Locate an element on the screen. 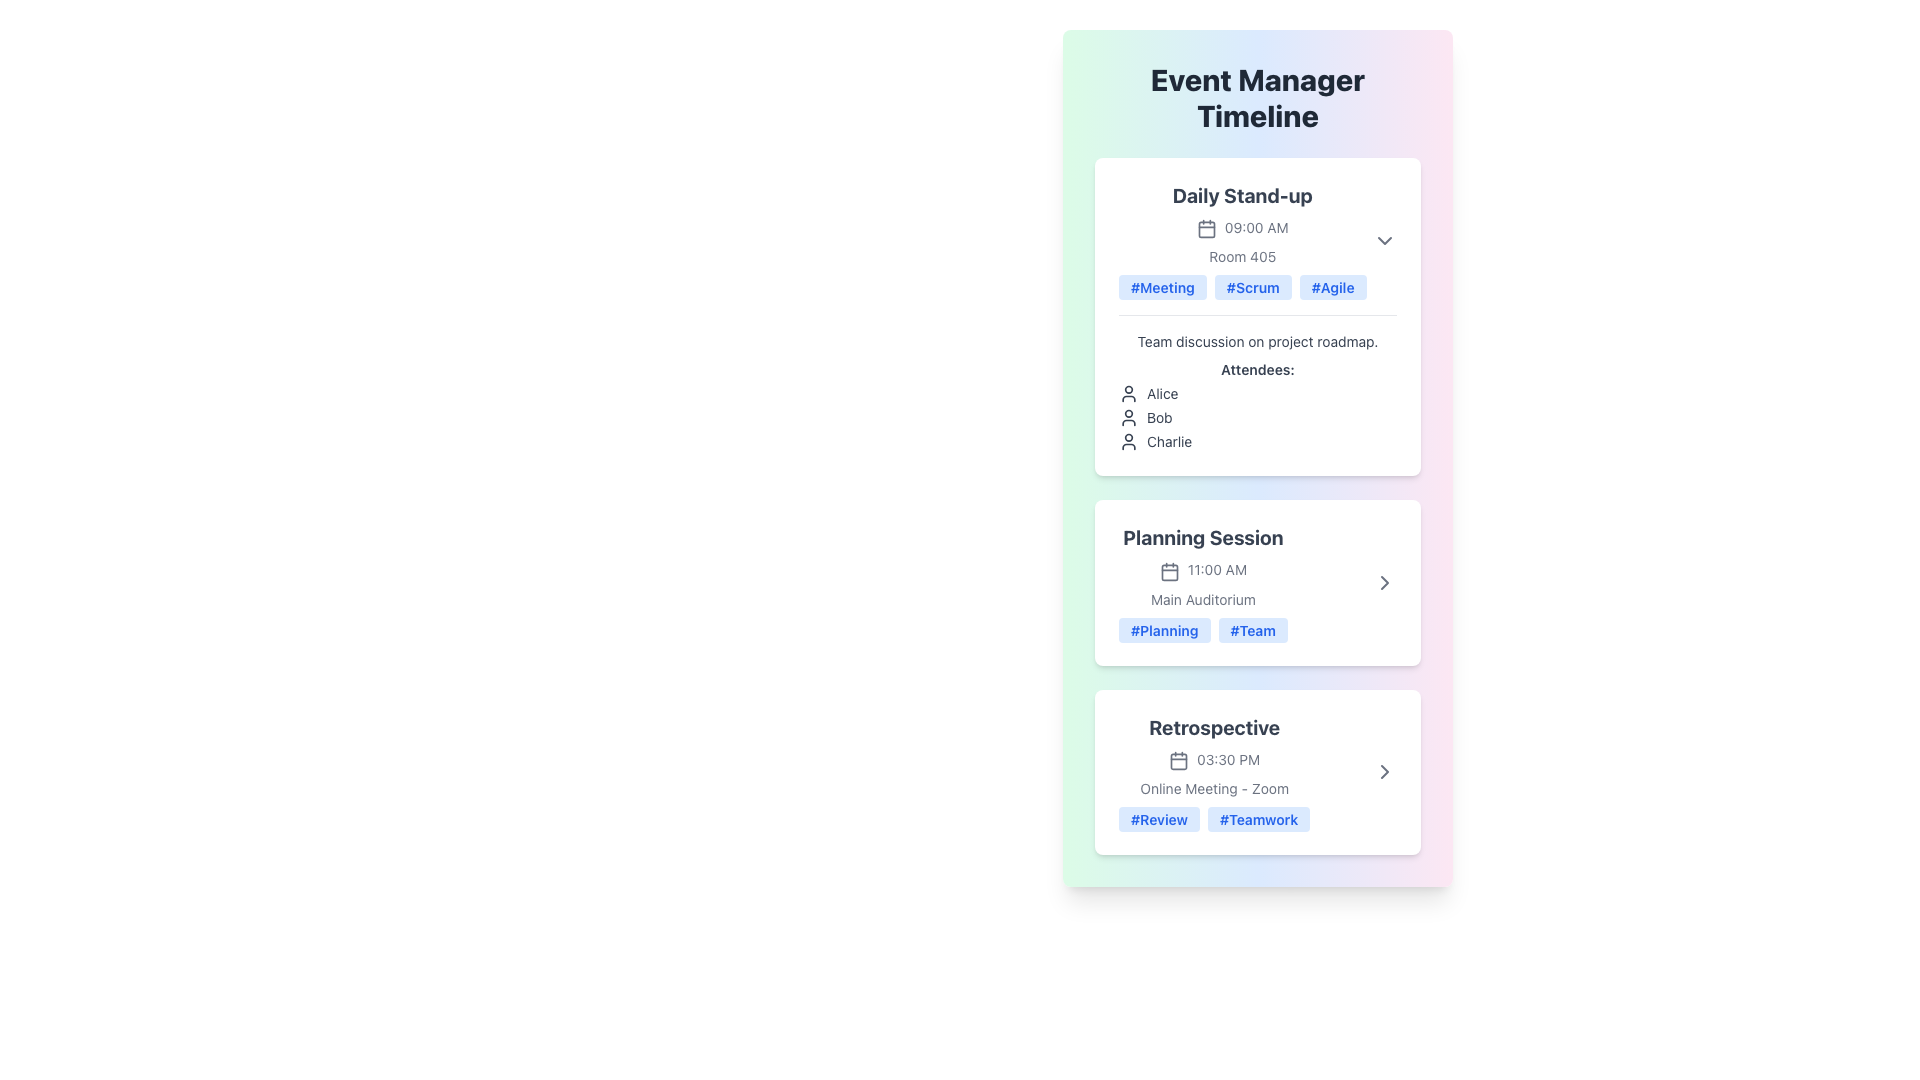 The image size is (1920, 1080). the user attendee icon located in the 'Daily Stand-up' card under 'Attendees' before the text 'Charlie' is located at coordinates (1128, 441).